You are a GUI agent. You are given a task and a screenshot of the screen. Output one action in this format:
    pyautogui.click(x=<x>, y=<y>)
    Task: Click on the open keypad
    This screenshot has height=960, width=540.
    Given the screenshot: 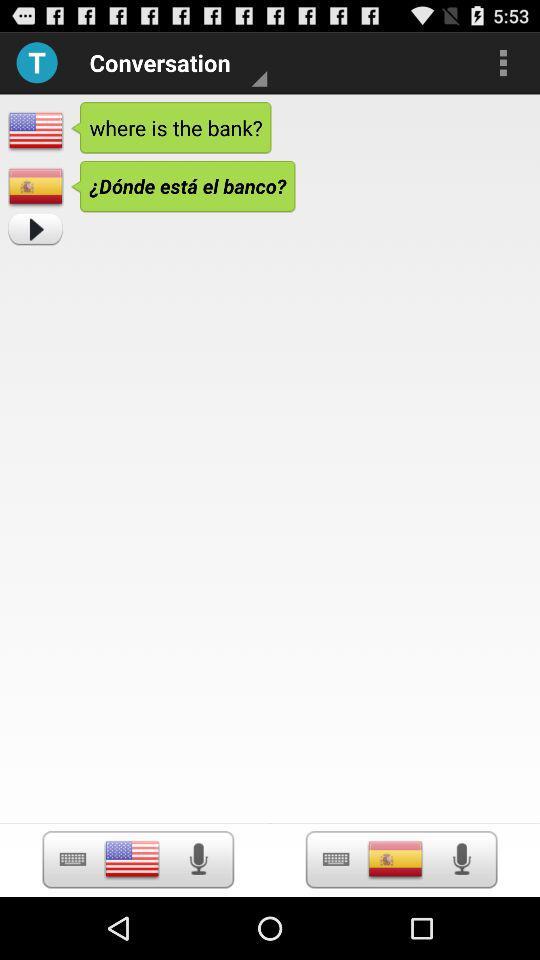 What is the action you would take?
    pyautogui.click(x=71, y=858)
    